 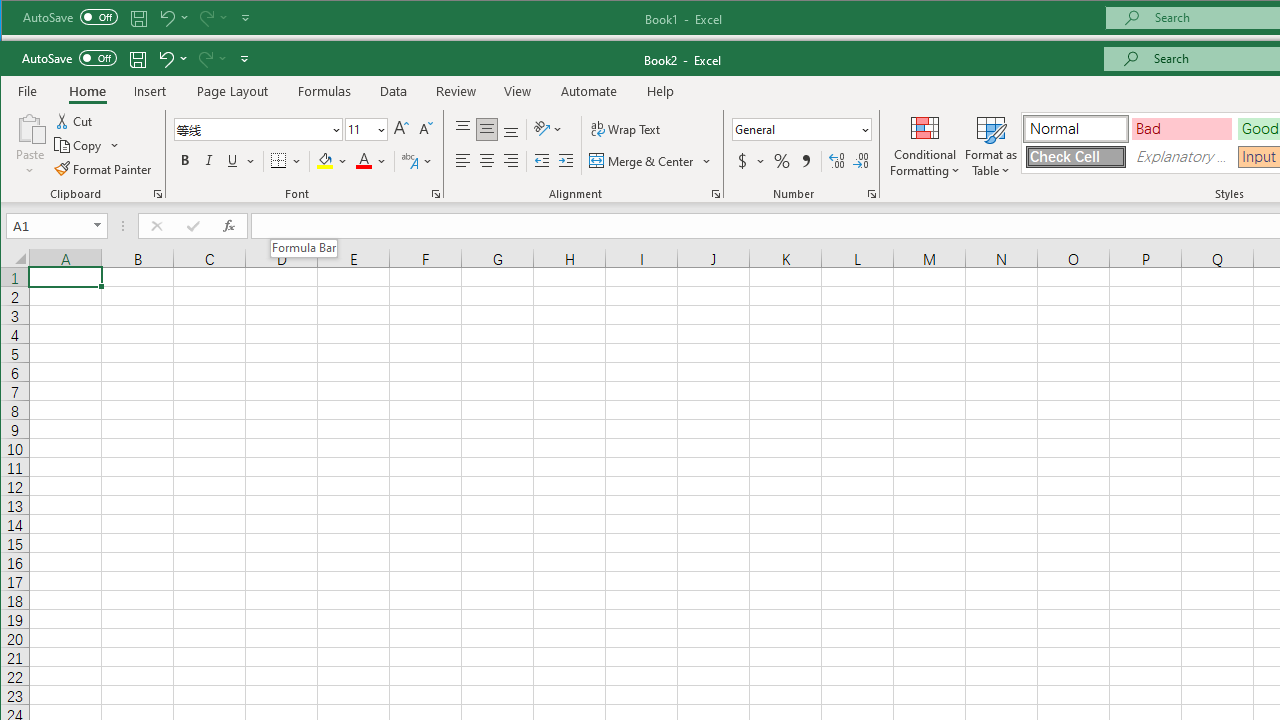 I want to click on 'Percent Style', so click(x=781, y=160).